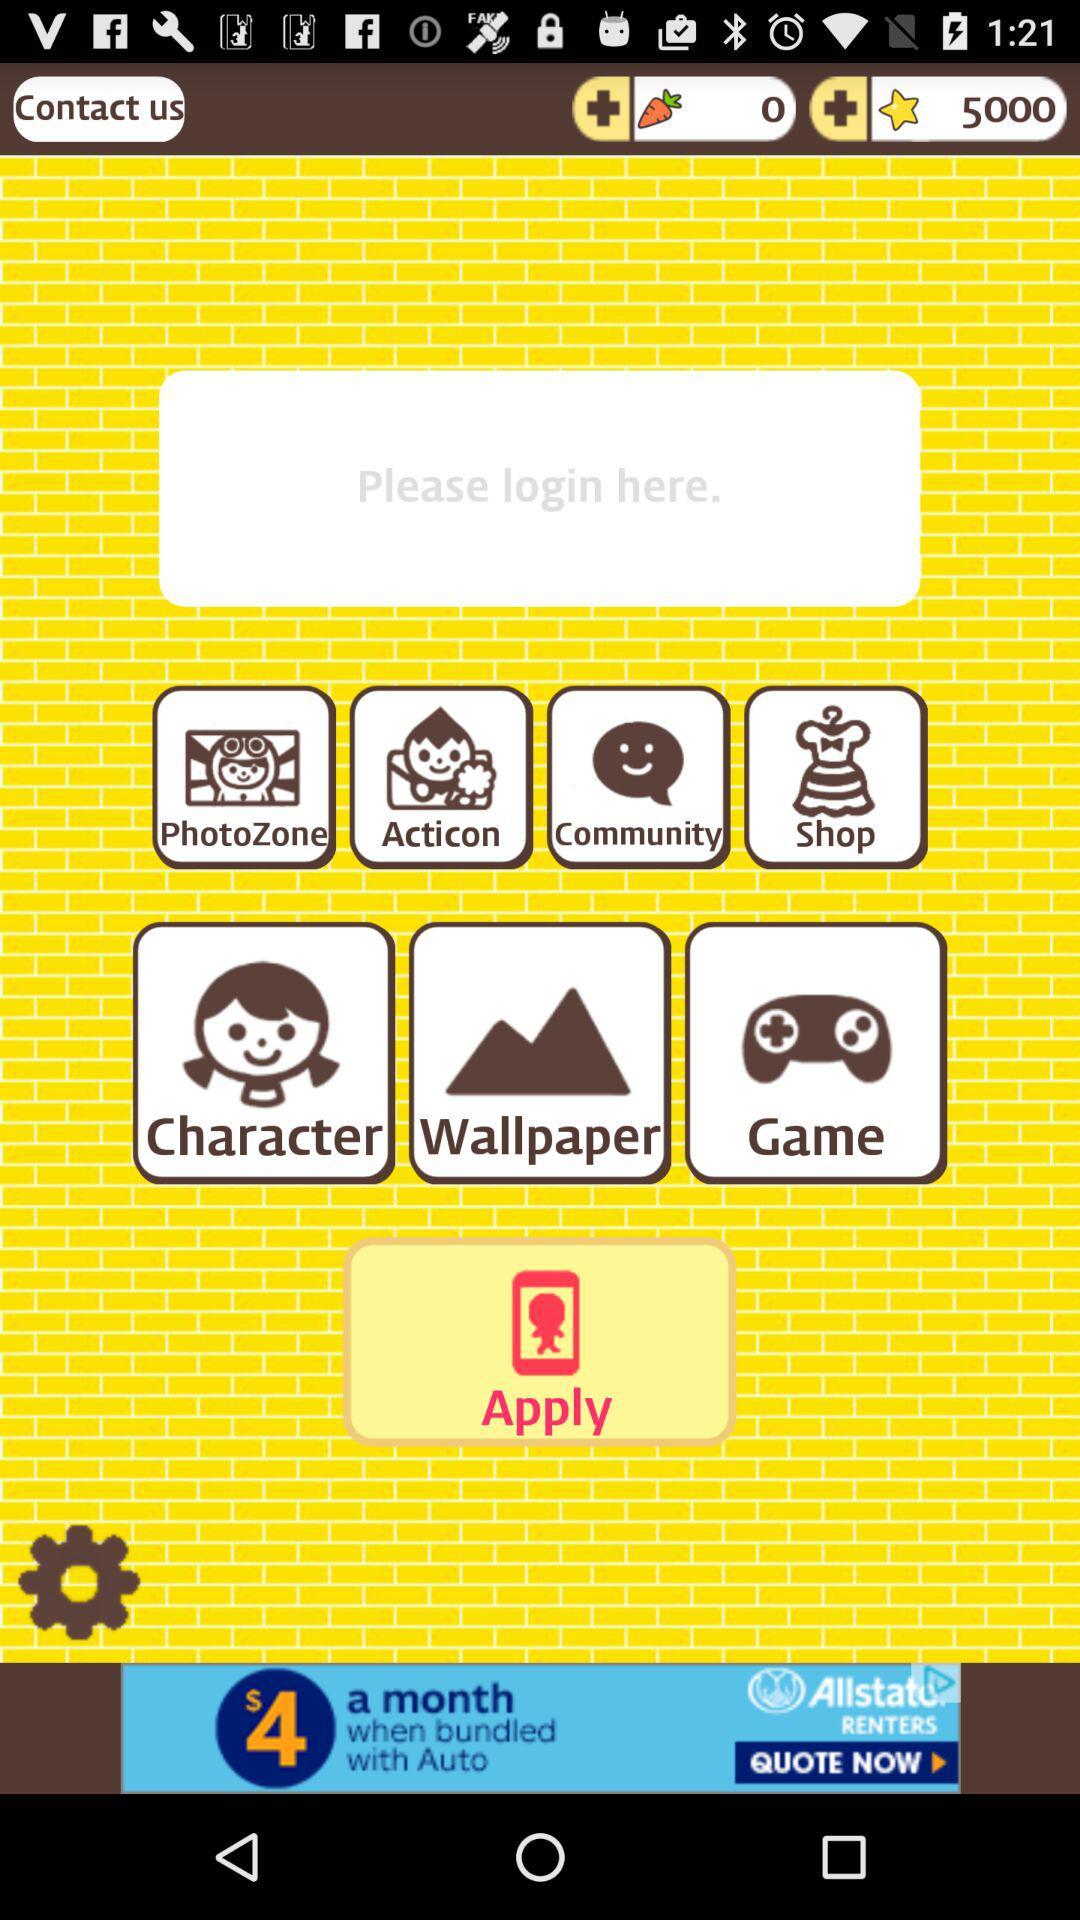 Image resolution: width=1080 pixels, height=1920 pixels. Describe the element at coordinates (538, 1341) in the screenshot. I see `apply` at that location.